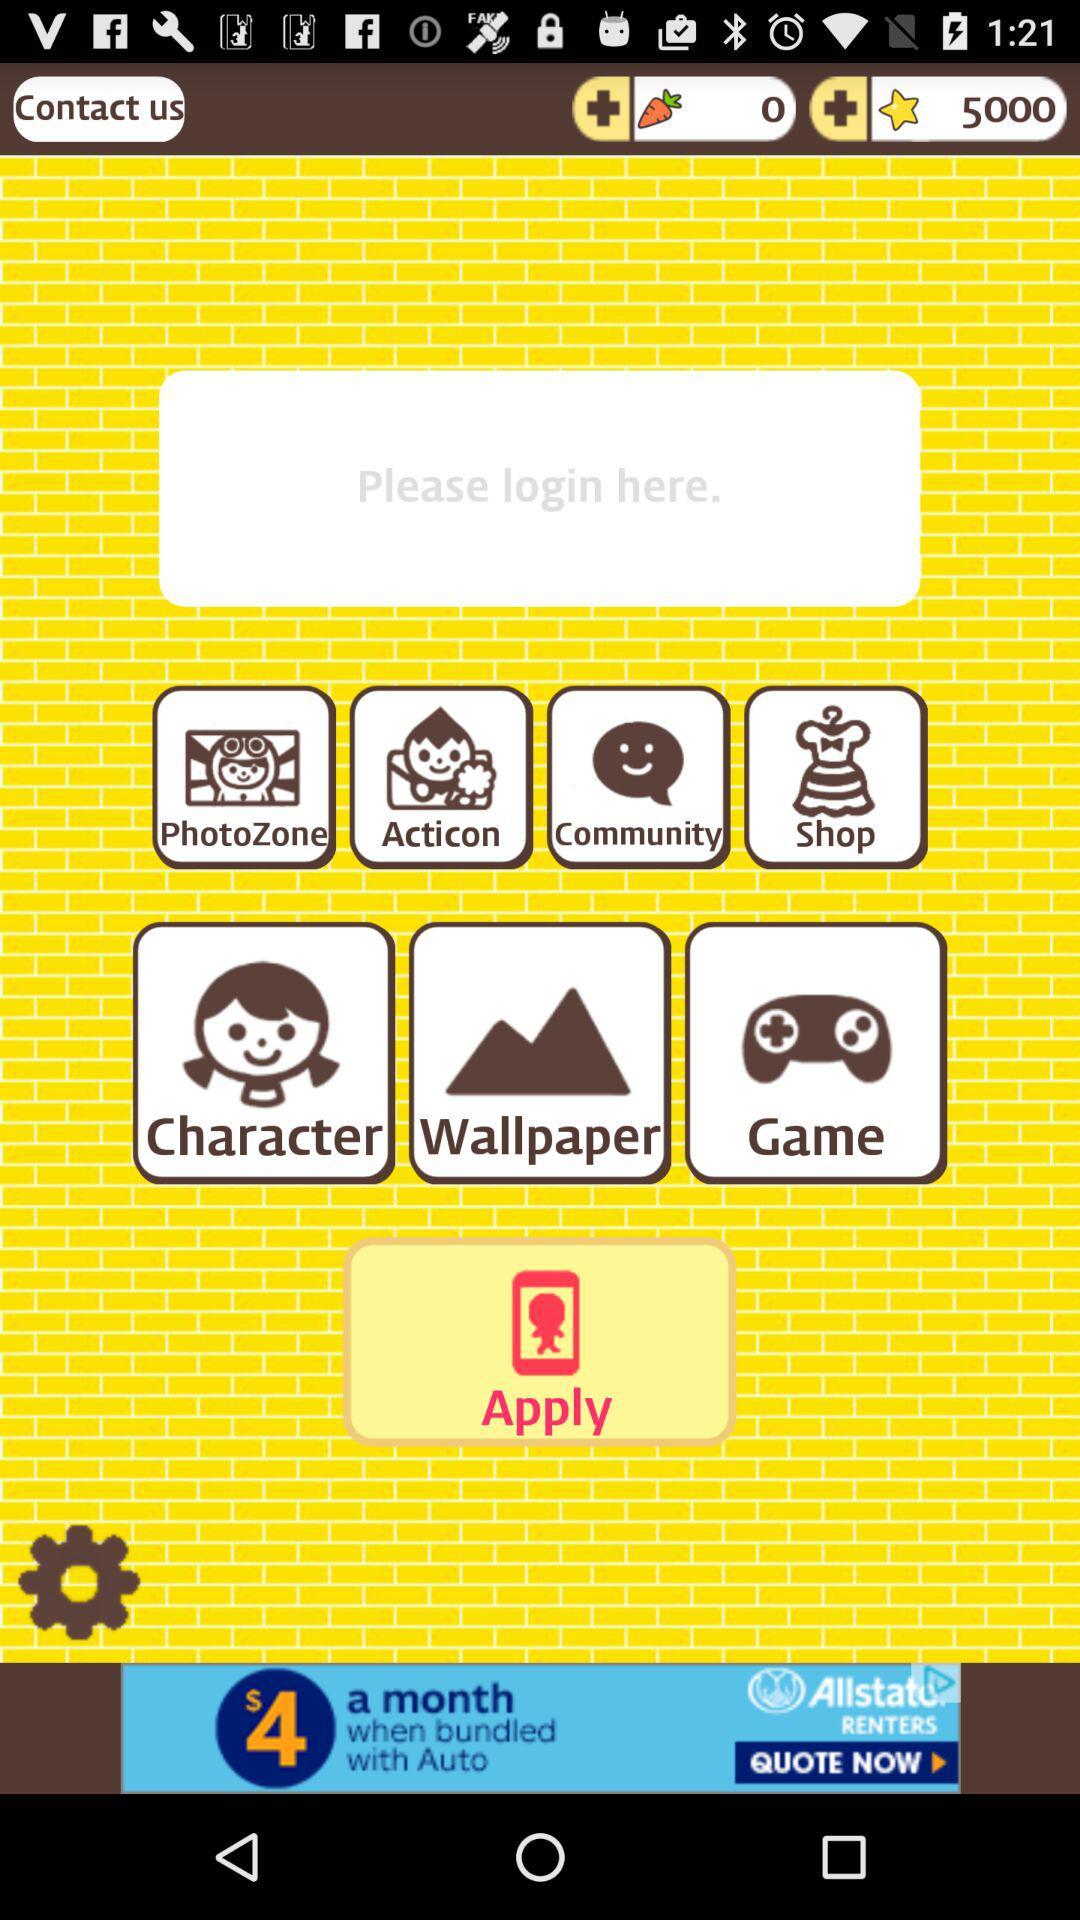 Image resolution: width=1080 pixels, height=1920 pixels. Describe the element at coordinates (538, 1341) in the screenshot. I see `apply` at that location.